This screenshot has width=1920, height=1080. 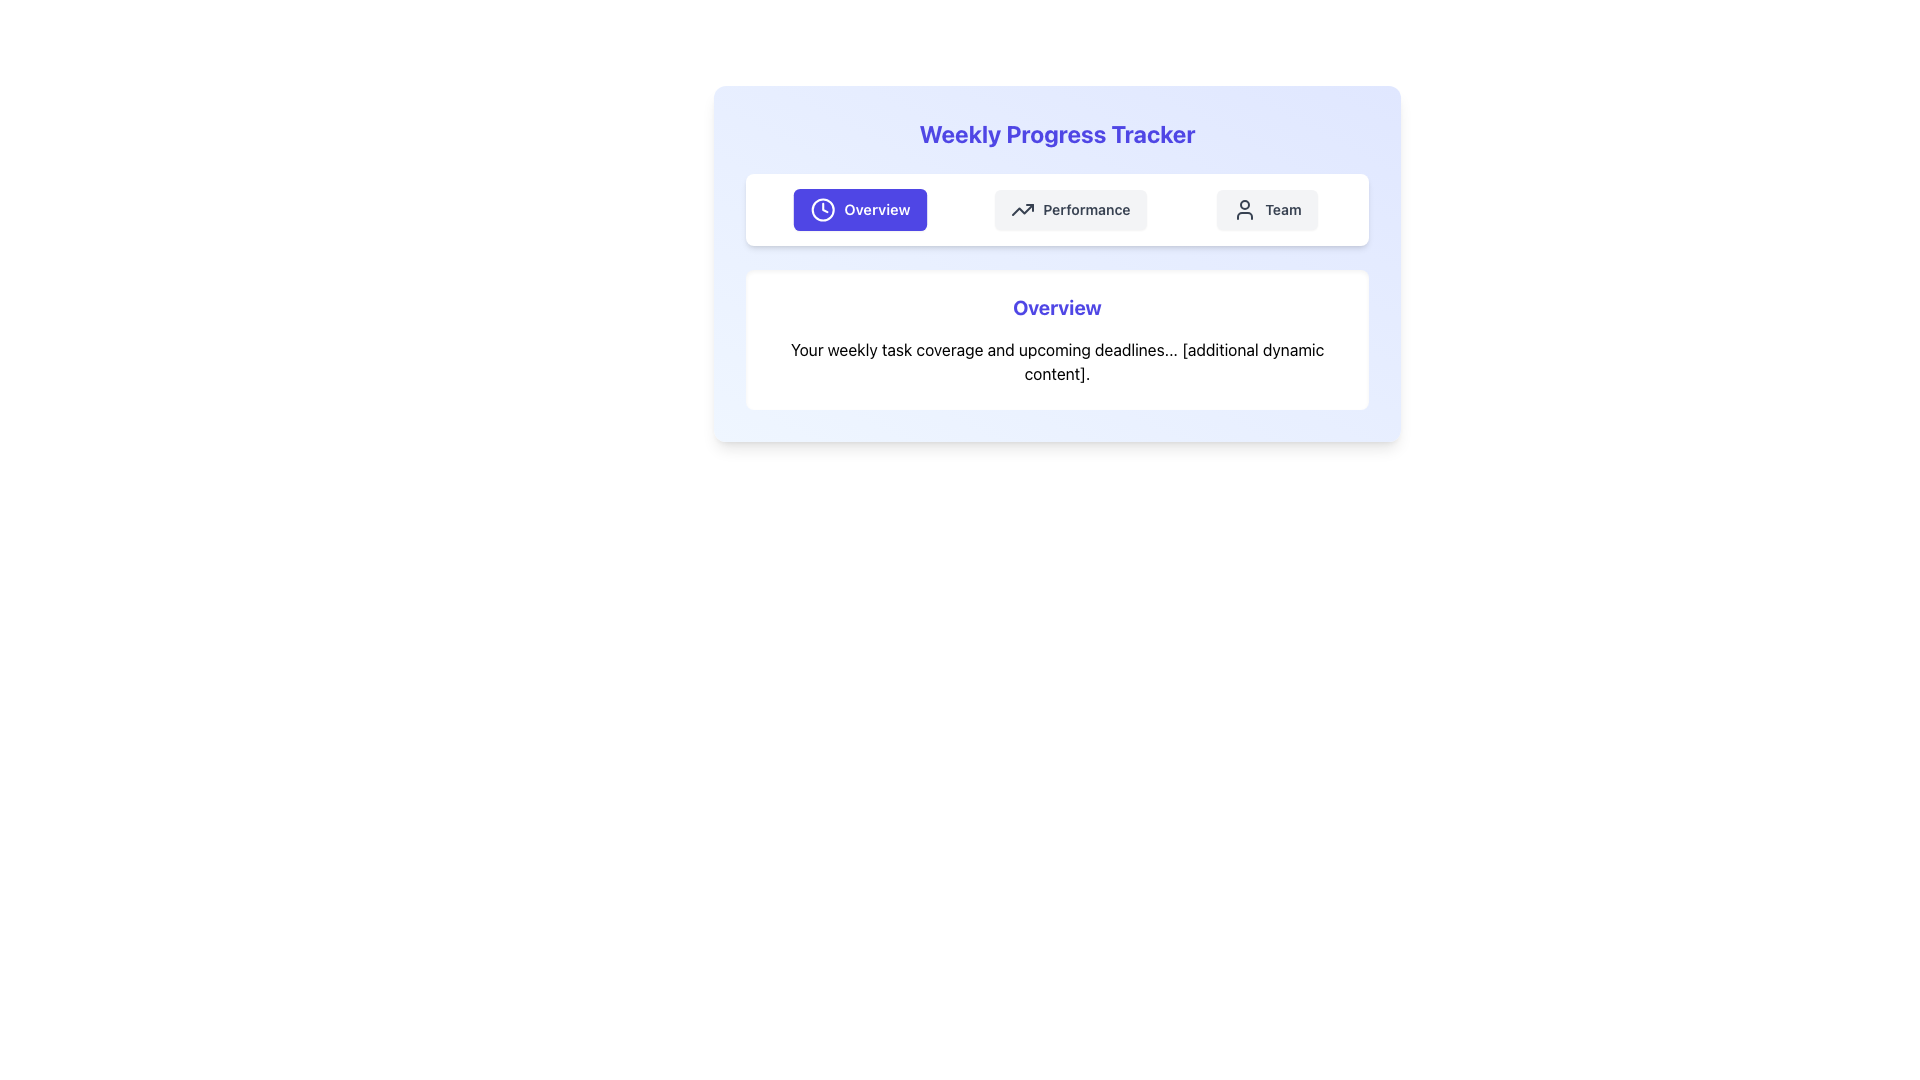 What do you see at coordinates (1069, 209) in the screenshot?
I see `the 'Performance' button, which is the second button in a white background strip` at bounding box center [1069, 209].